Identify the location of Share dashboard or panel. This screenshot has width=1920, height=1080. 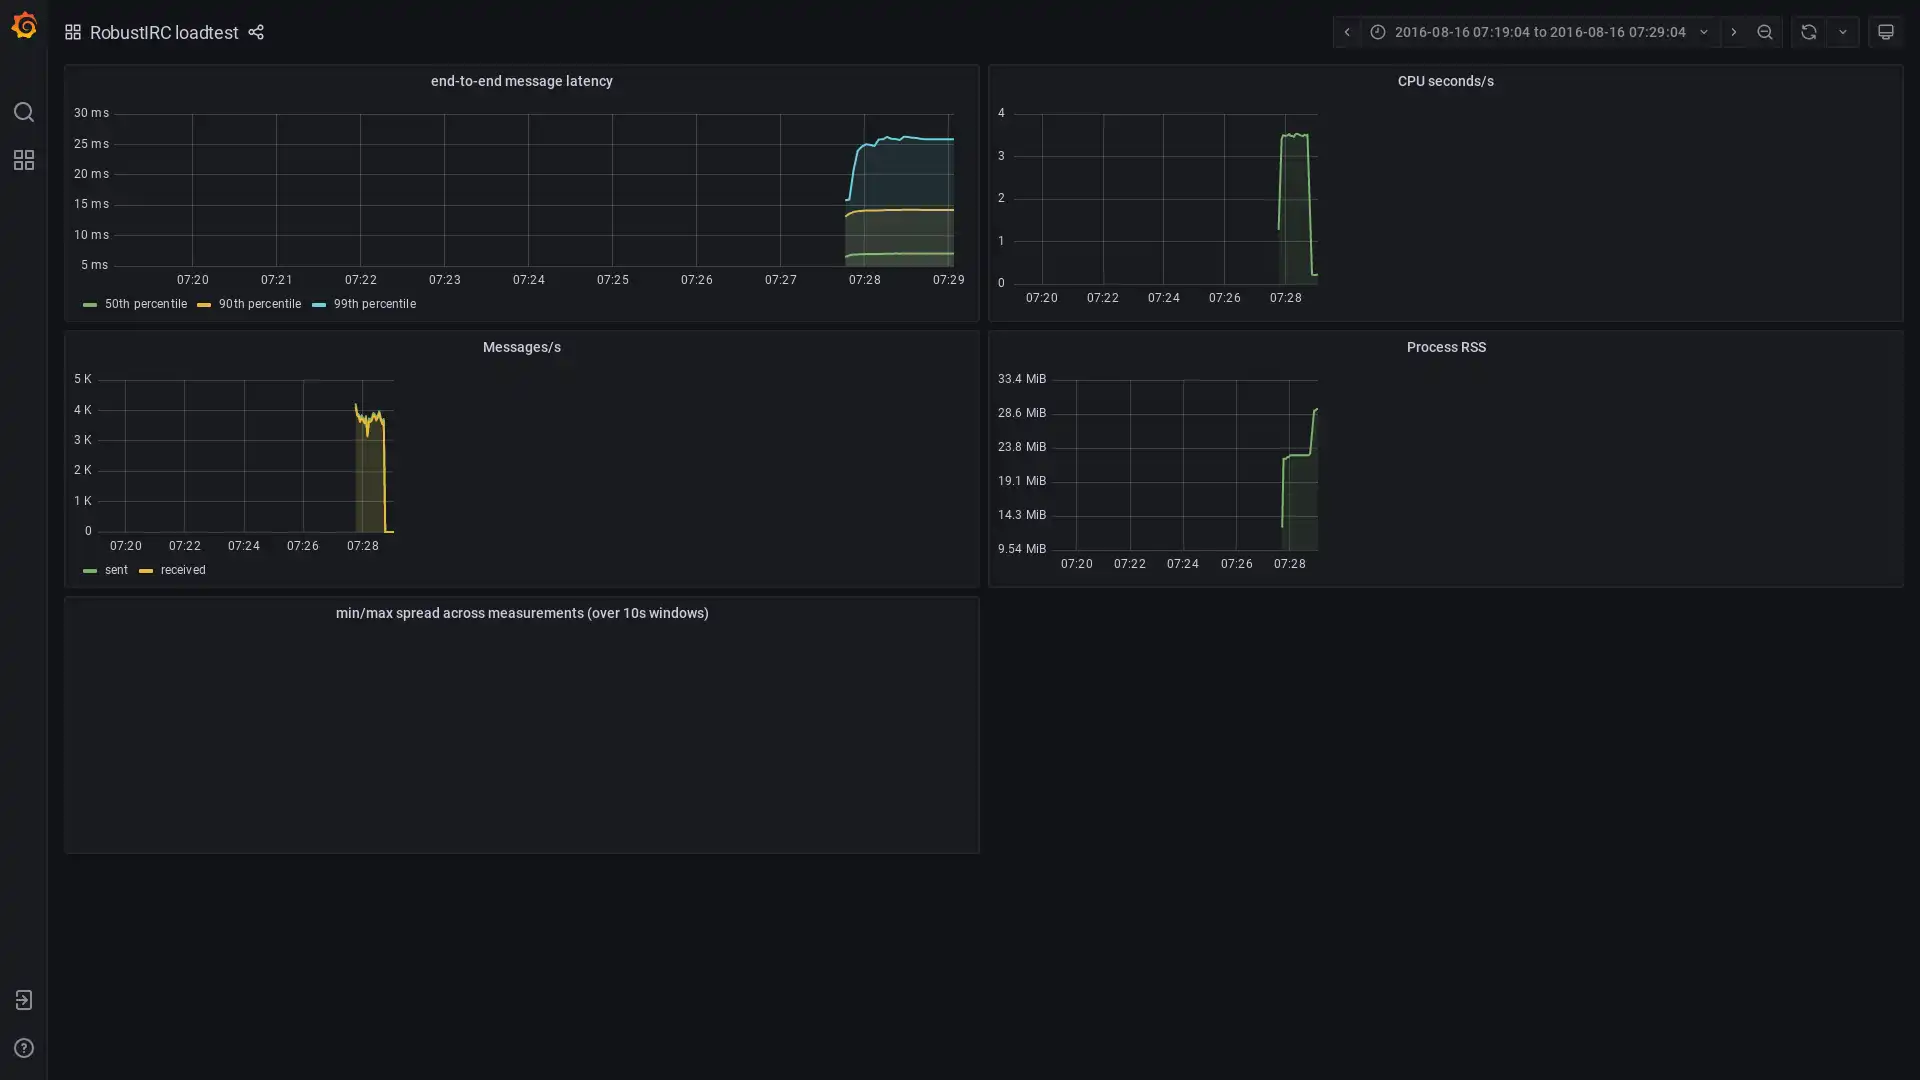
(253, 31).